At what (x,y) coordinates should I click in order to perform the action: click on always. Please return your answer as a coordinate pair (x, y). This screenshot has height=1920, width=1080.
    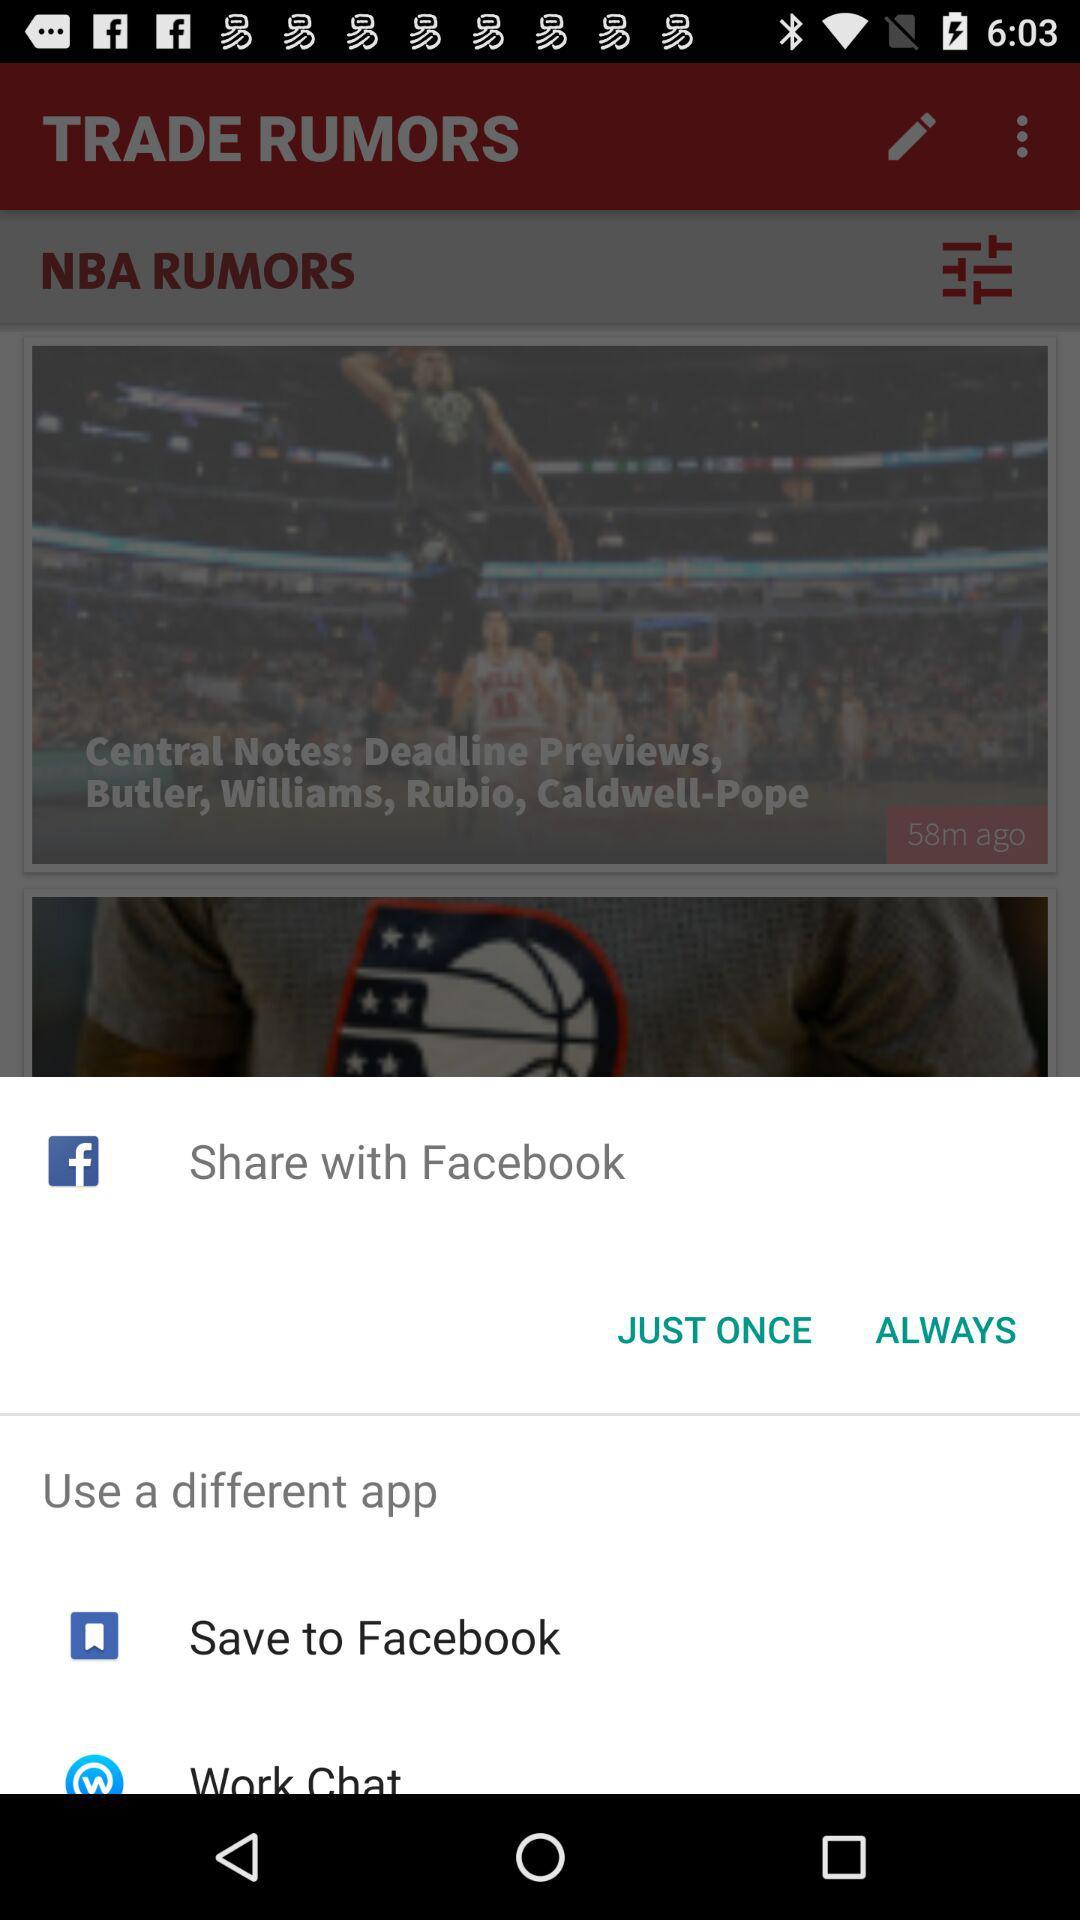
    Looking at the image, I should click on (945, 1329).